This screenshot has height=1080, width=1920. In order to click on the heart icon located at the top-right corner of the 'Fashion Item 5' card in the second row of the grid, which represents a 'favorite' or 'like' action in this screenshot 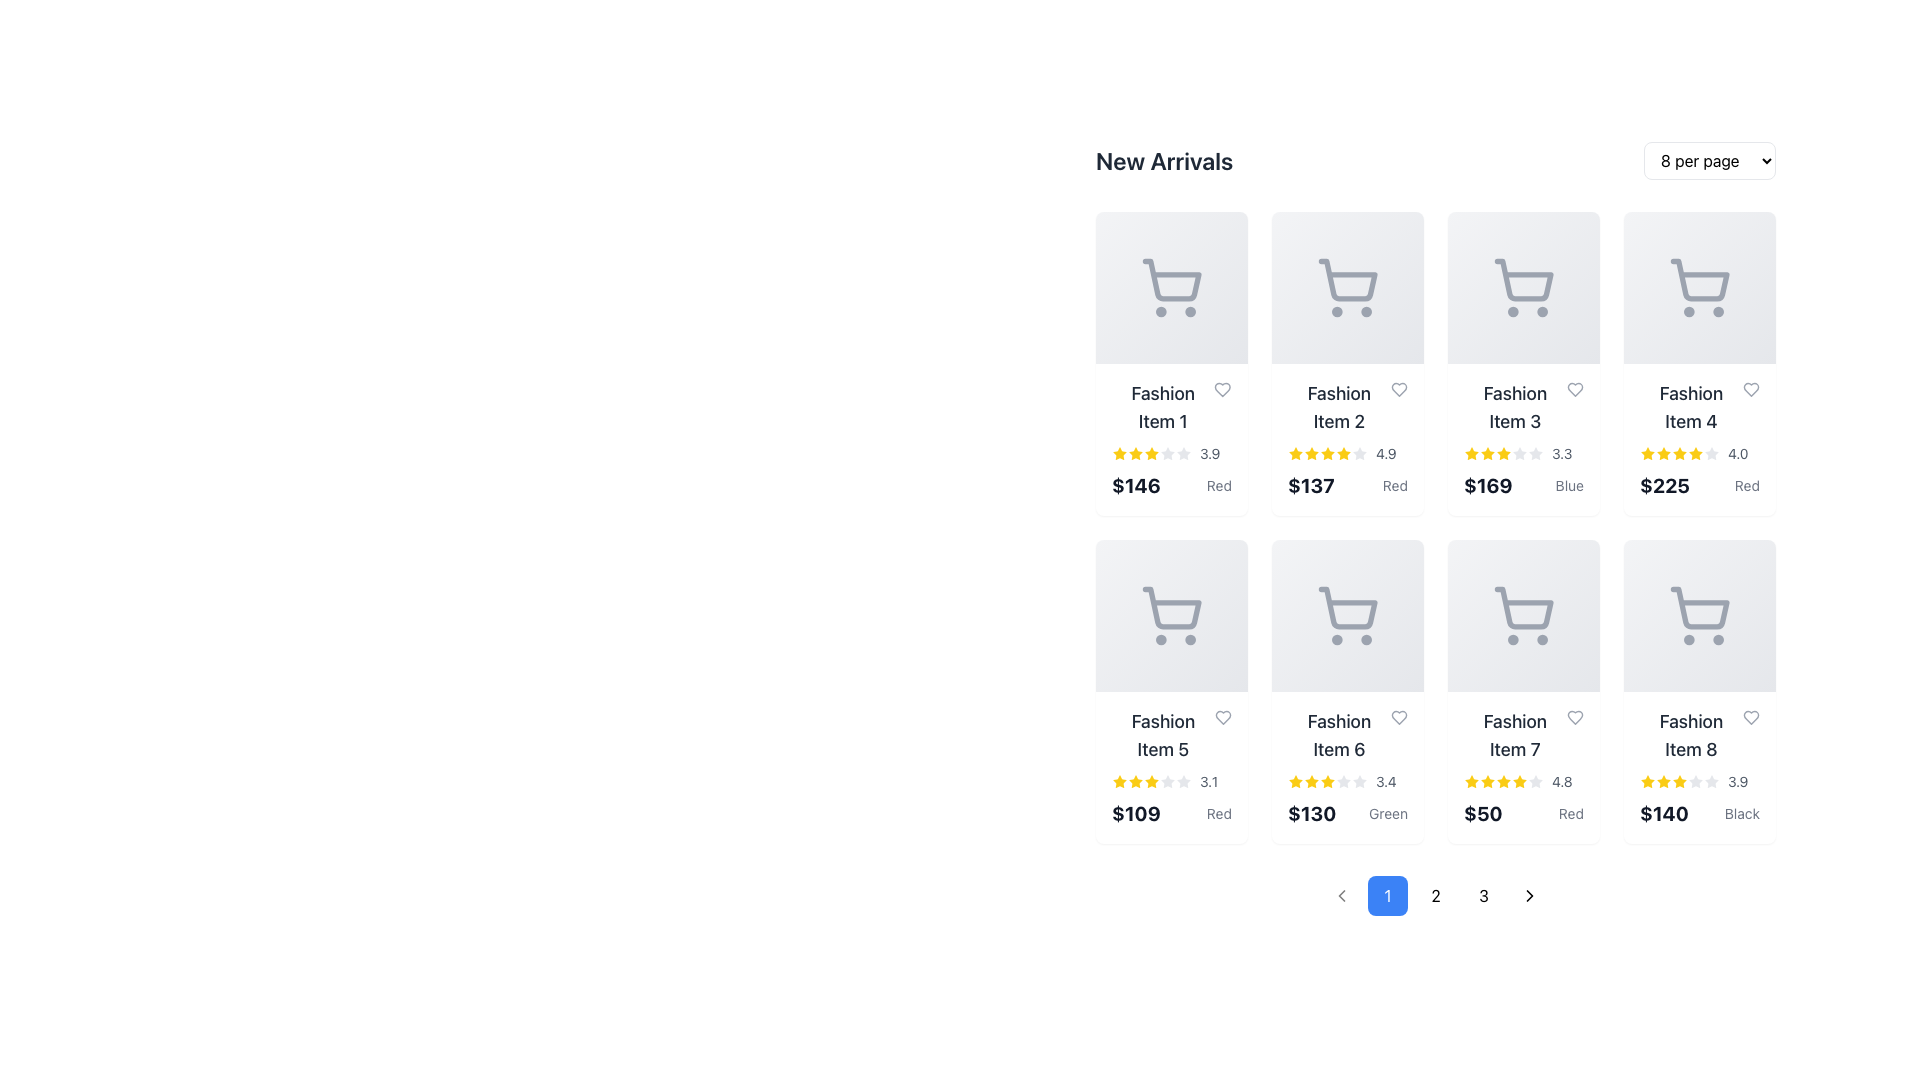, I will do `click(1222, 716)`.